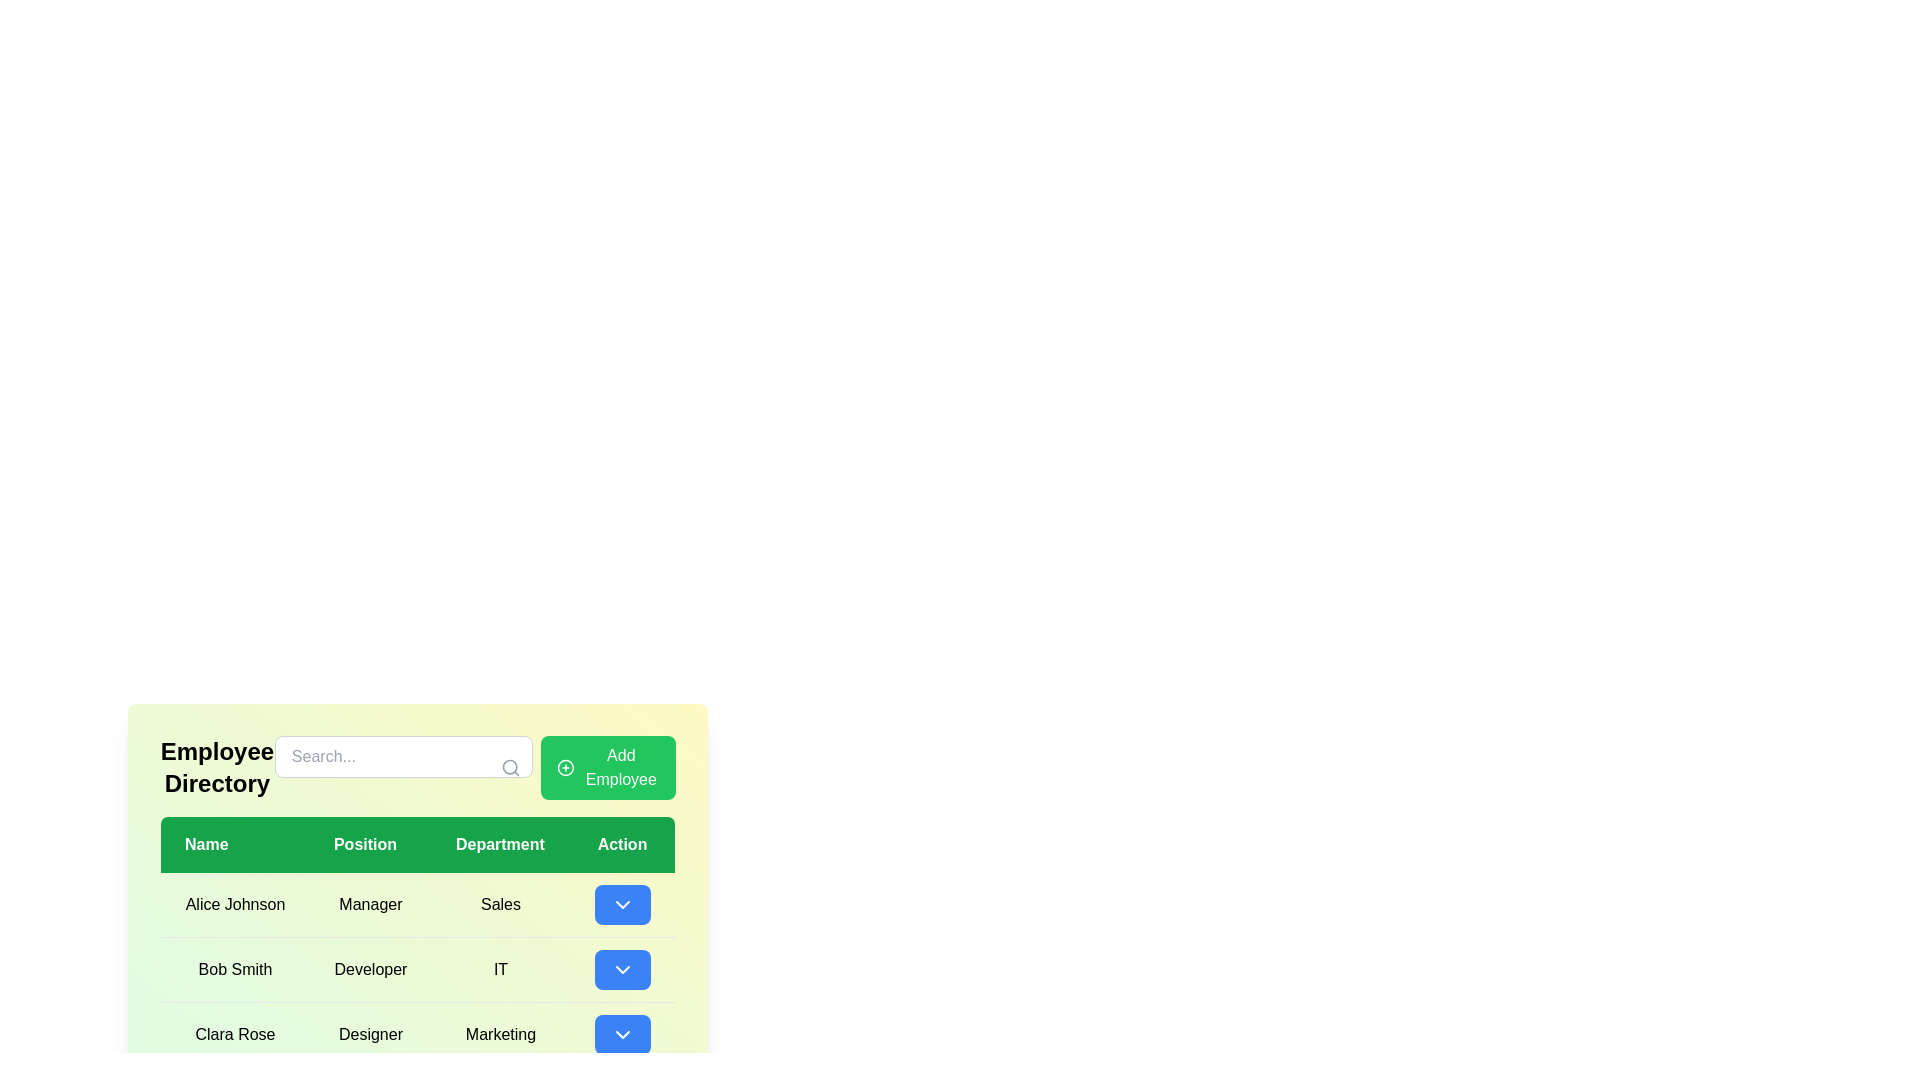 The width and height of the screenshot is (1920, 1080). What do you see at coordinates (370, 1034) in the screenshot?
I see `the static text cell displaying the job position of employee 'Clara Rose' in the table, which is located in the 'Position' column between 'Name' and 'Department' columns` at bounding box center [370, 1034].